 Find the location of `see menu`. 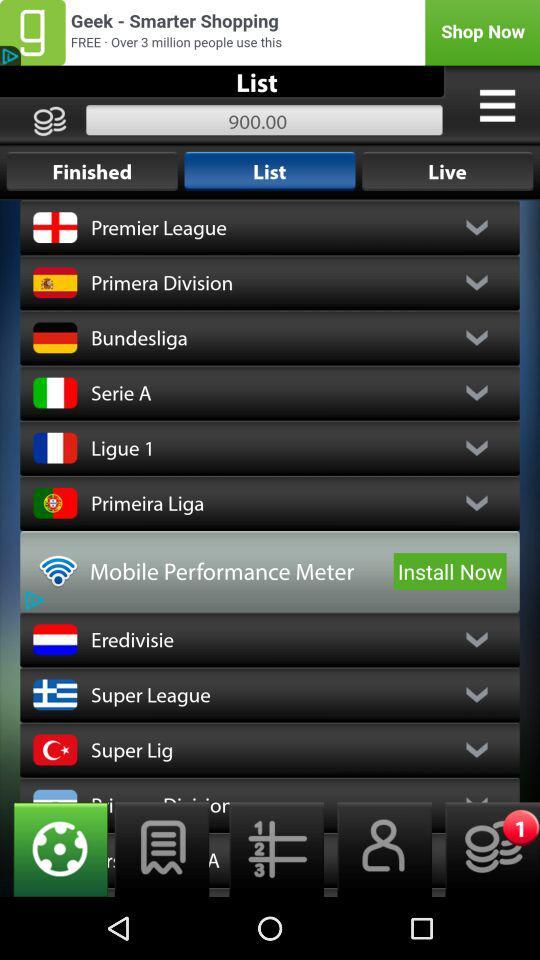

see menu is located at coordinates (496, 105).